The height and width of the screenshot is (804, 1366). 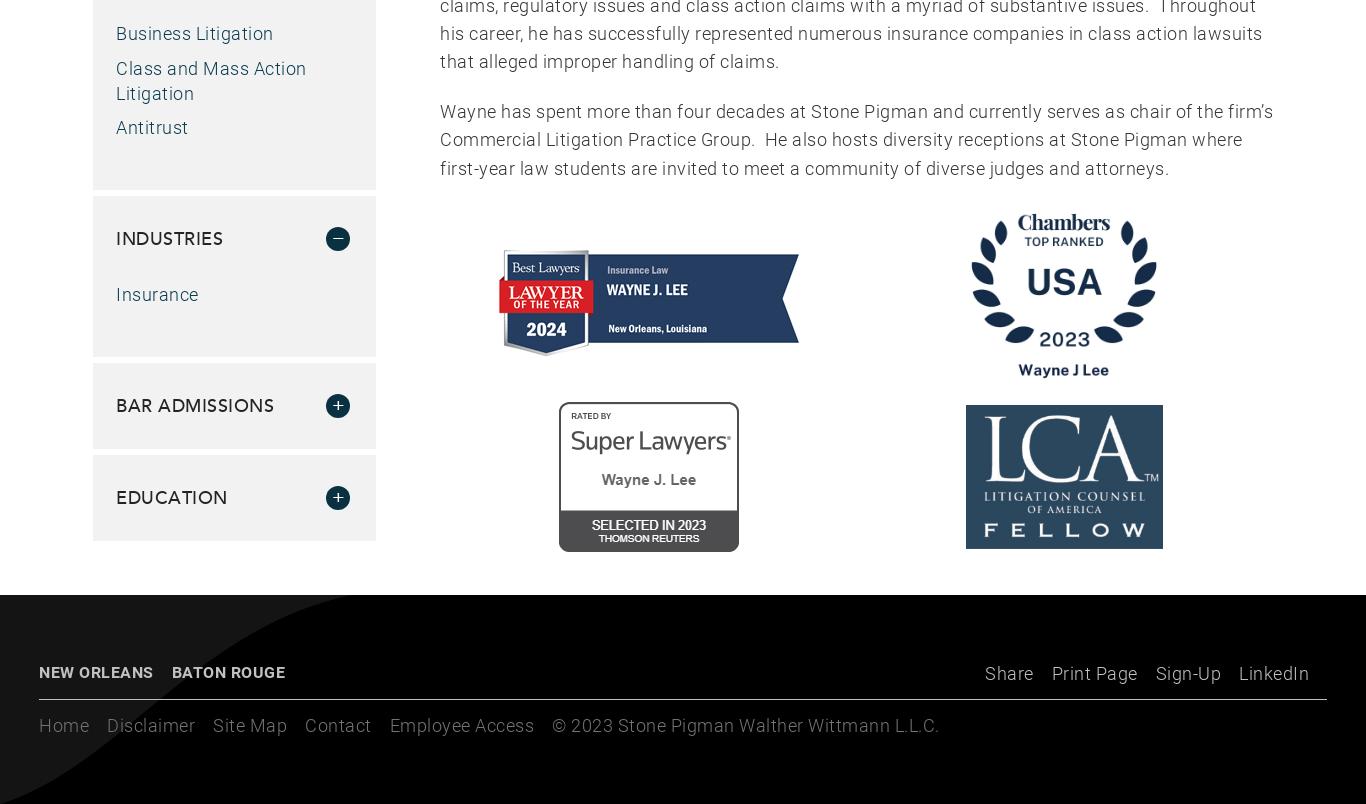 I want to click on 'Print Page', so click(x=1093, y=672).